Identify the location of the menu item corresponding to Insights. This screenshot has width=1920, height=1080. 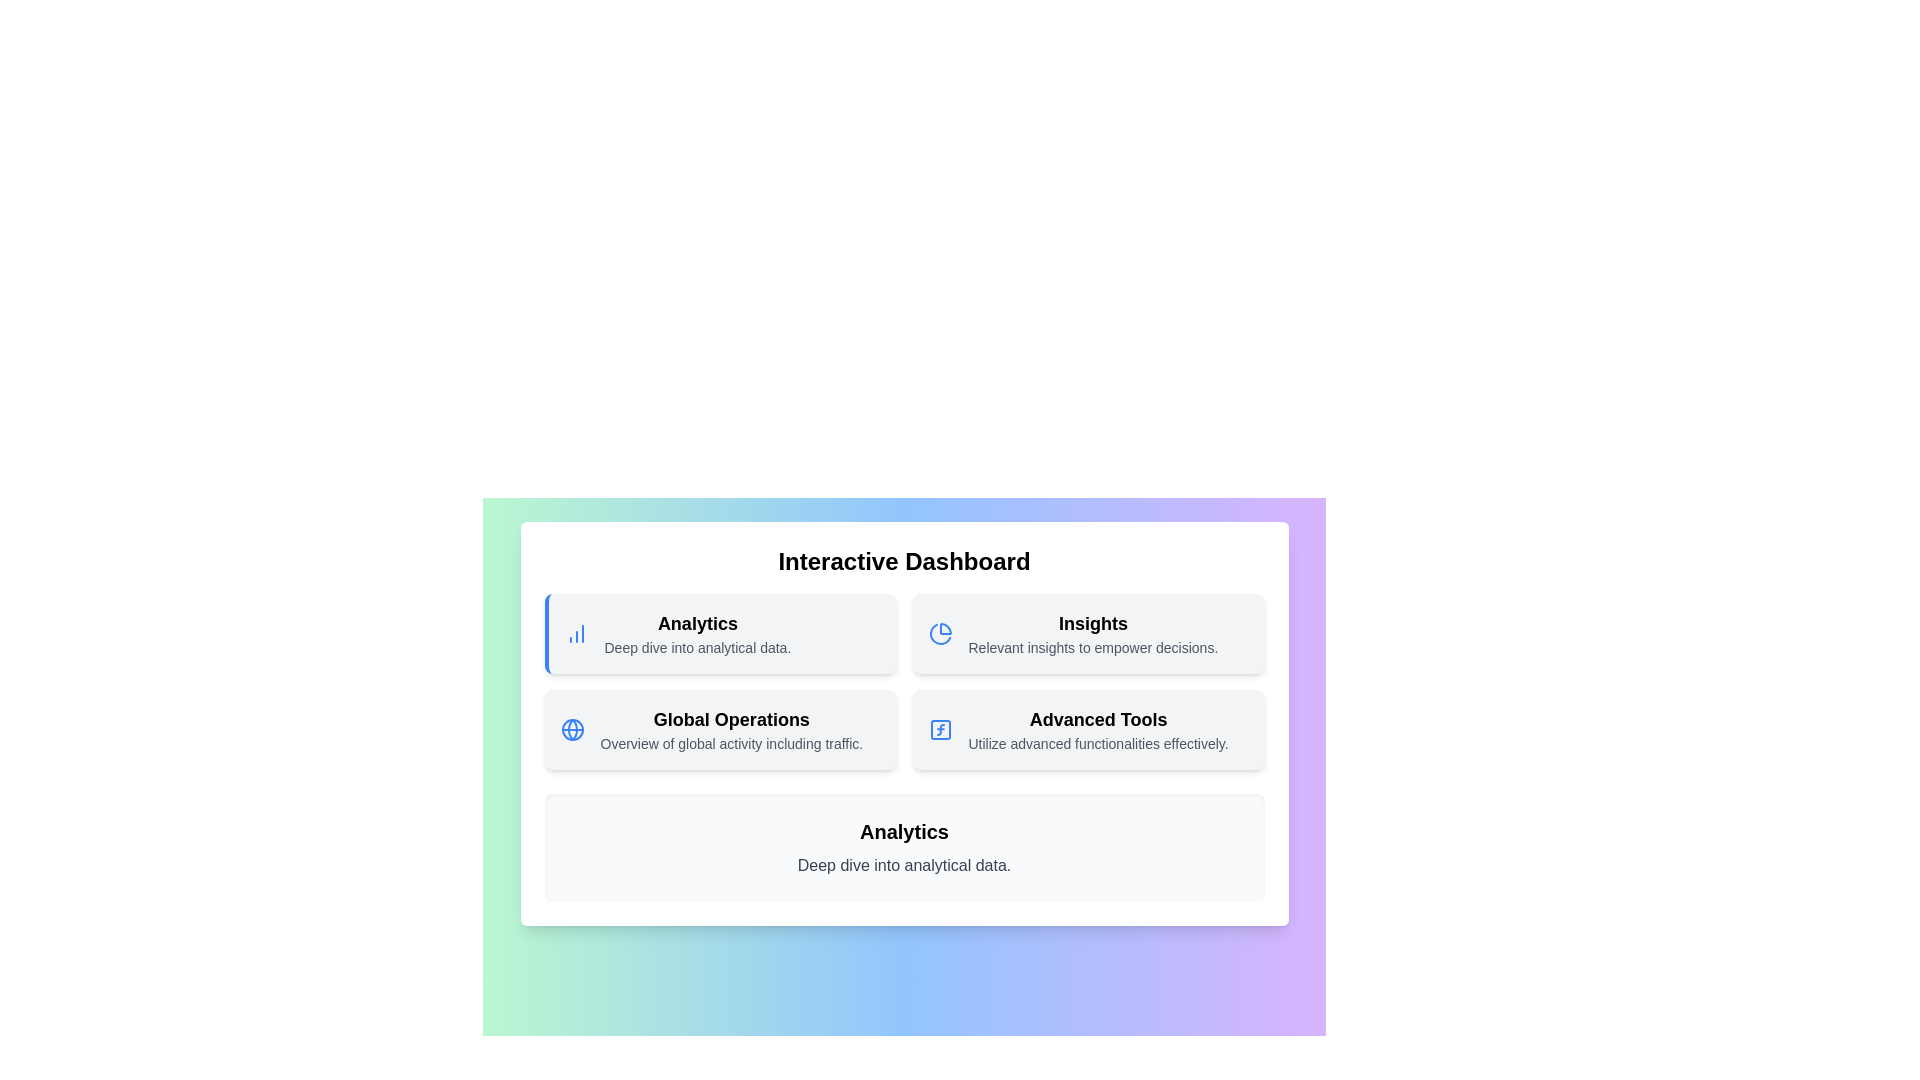
(1087, 633).